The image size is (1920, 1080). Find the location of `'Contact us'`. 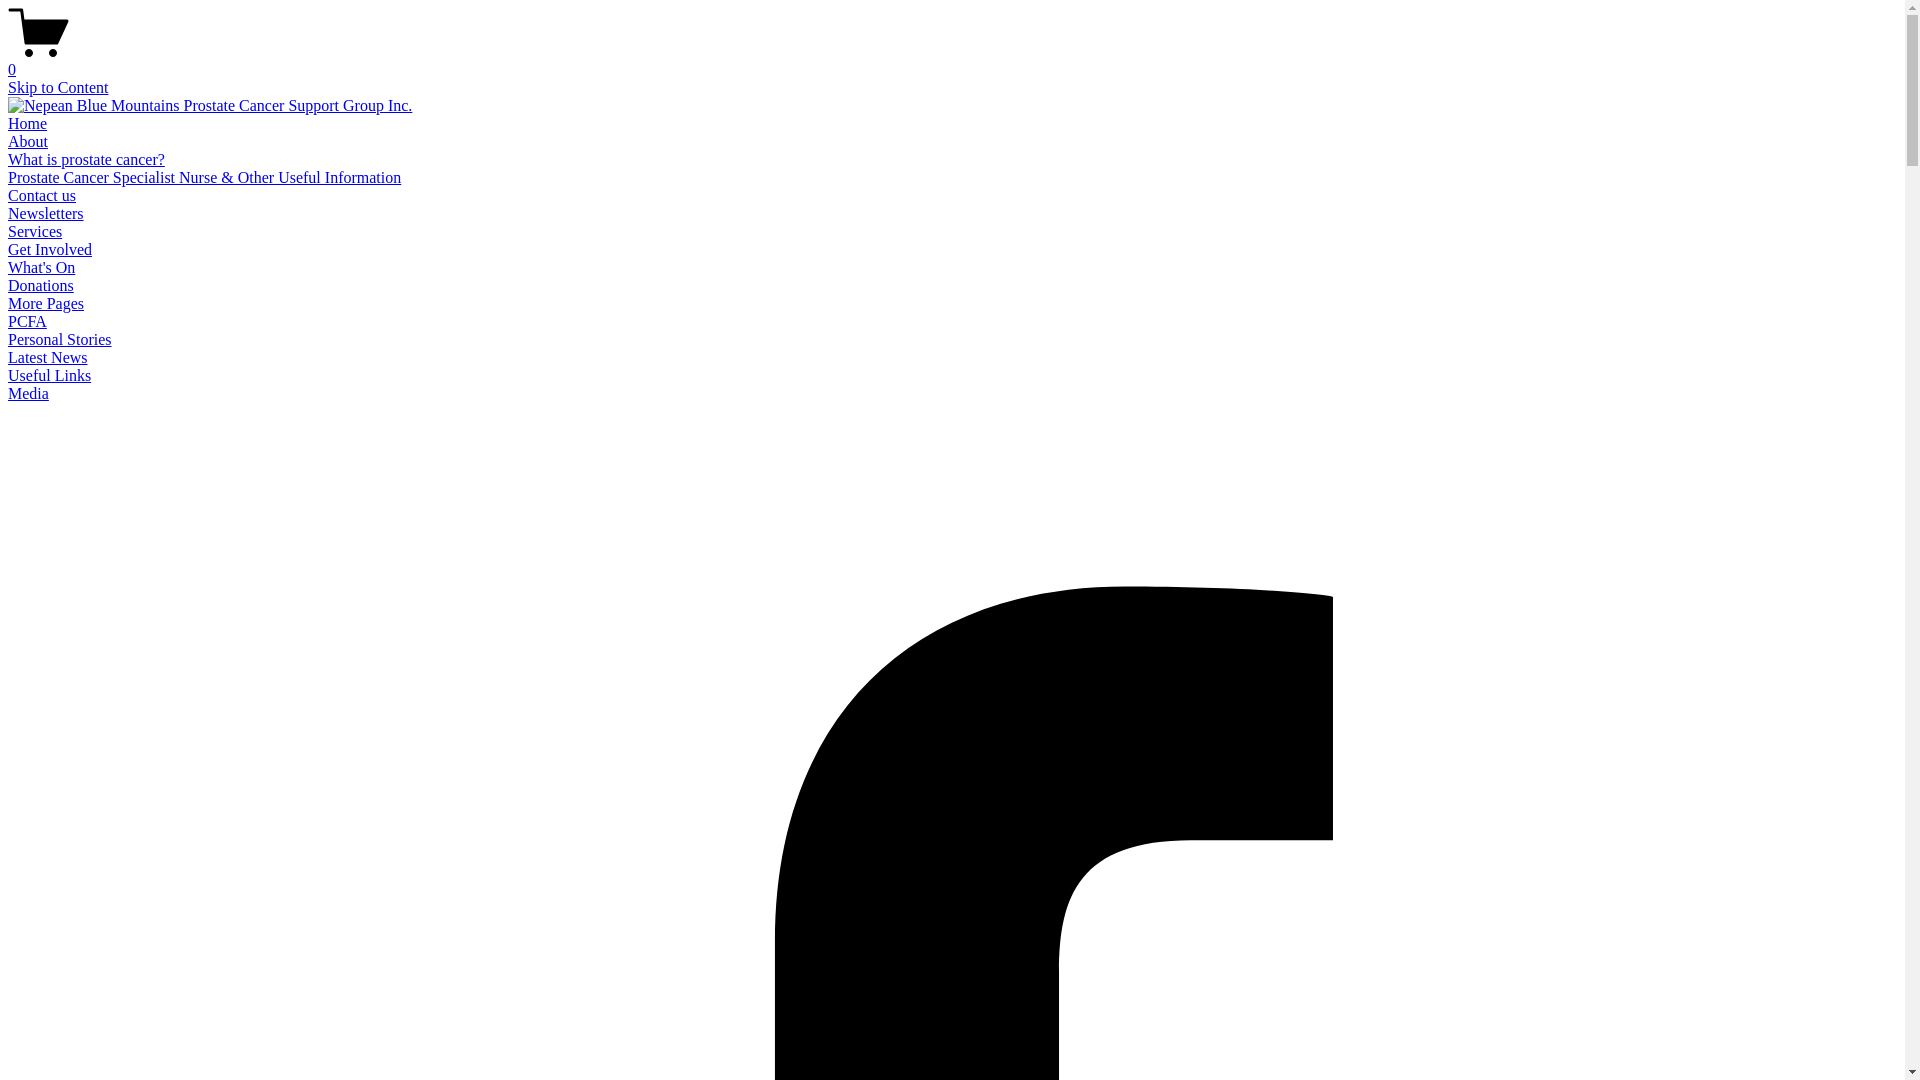

'Contact us' is located at coordinates (42, 195).